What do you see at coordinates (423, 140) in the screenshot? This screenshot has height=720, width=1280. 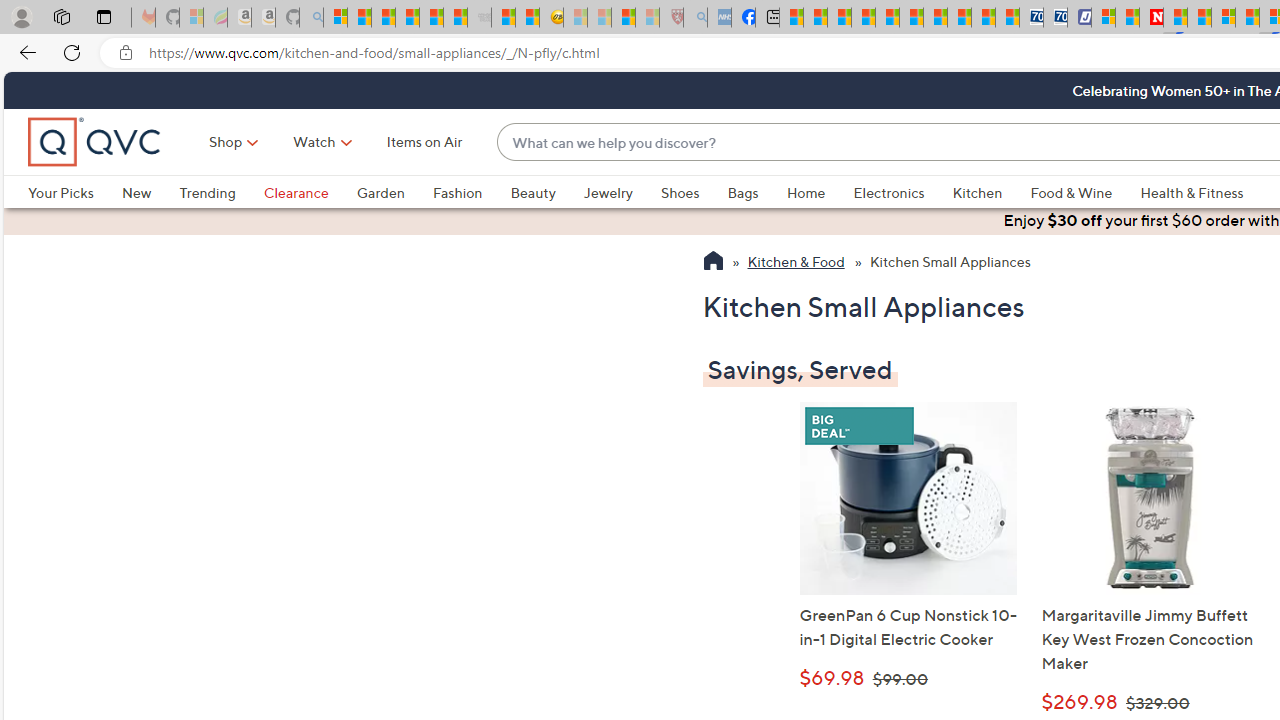 I see `'Items on Air'` at bounding box center [423, 140].